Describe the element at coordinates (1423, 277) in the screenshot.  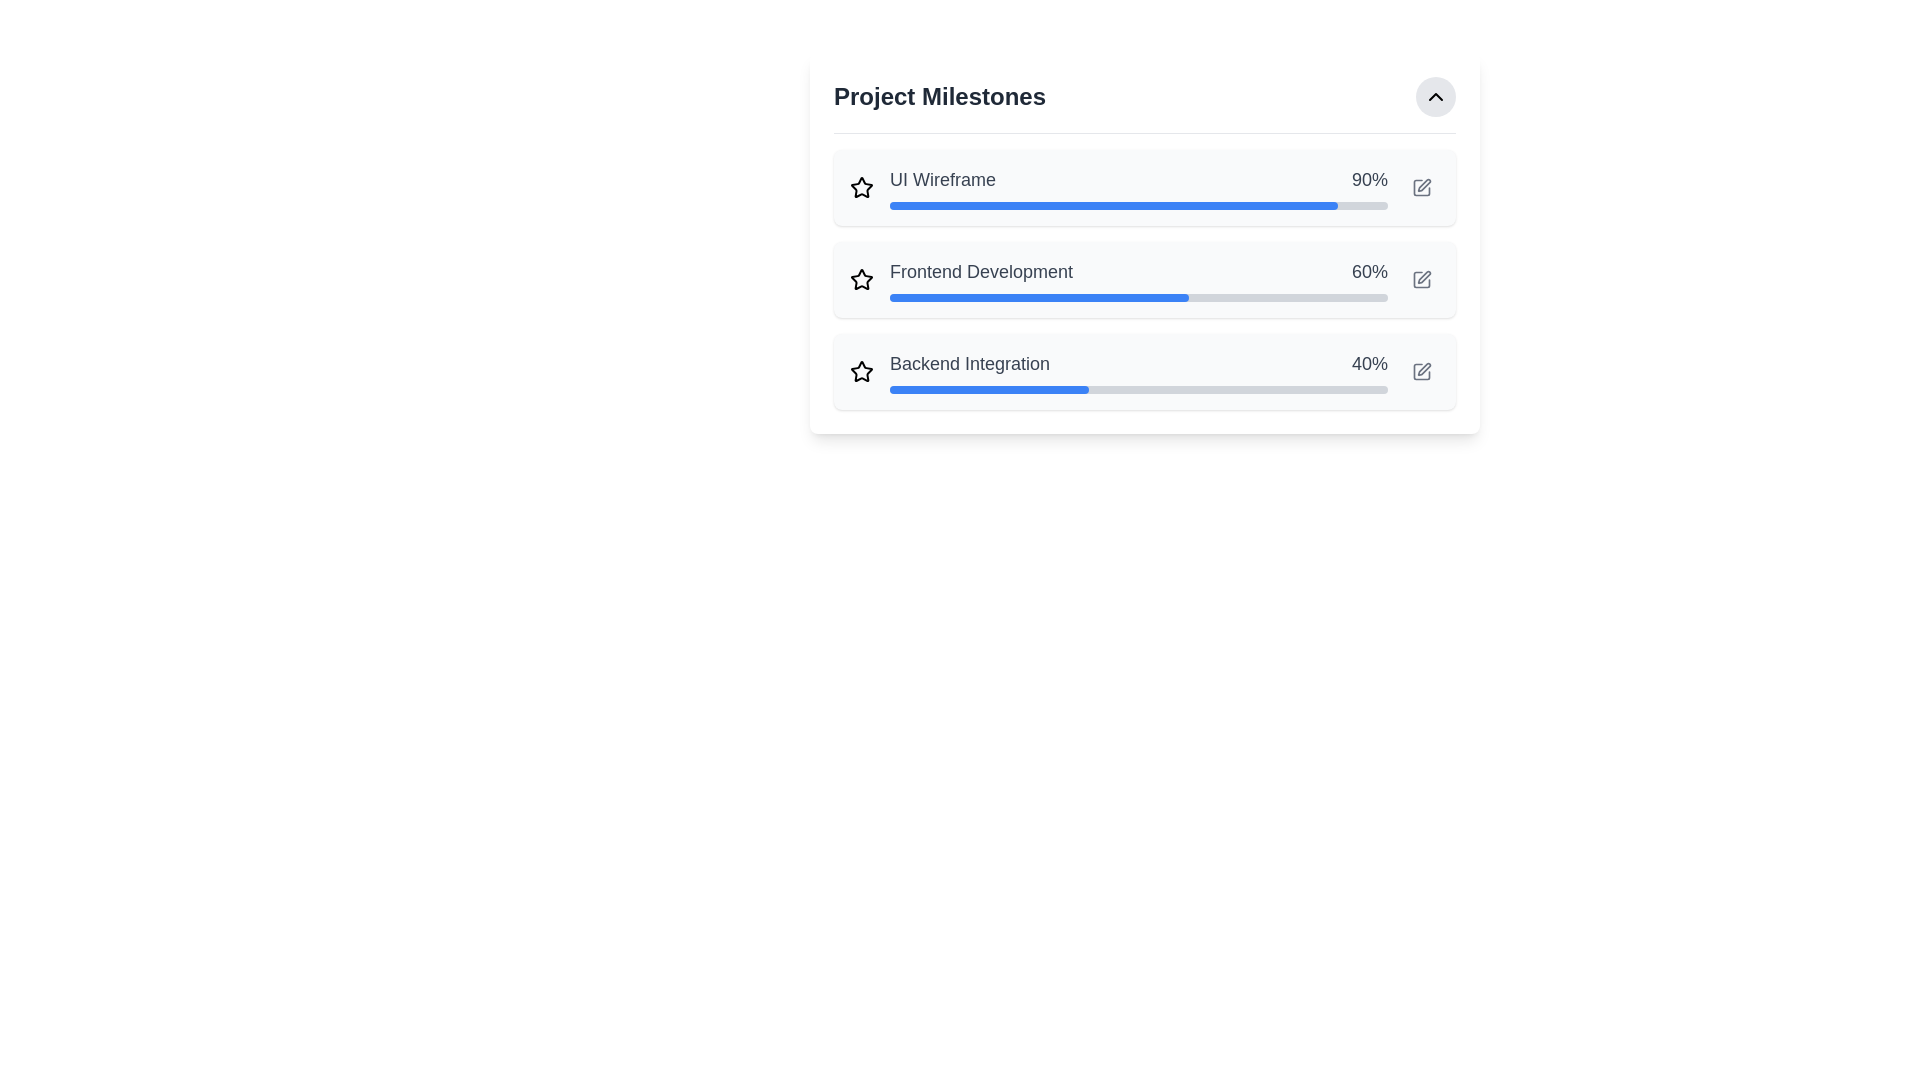
I see `the editing icon located on the right side of the 'Frontend Development' milestone progress bar to initiate an edit action` at that location.